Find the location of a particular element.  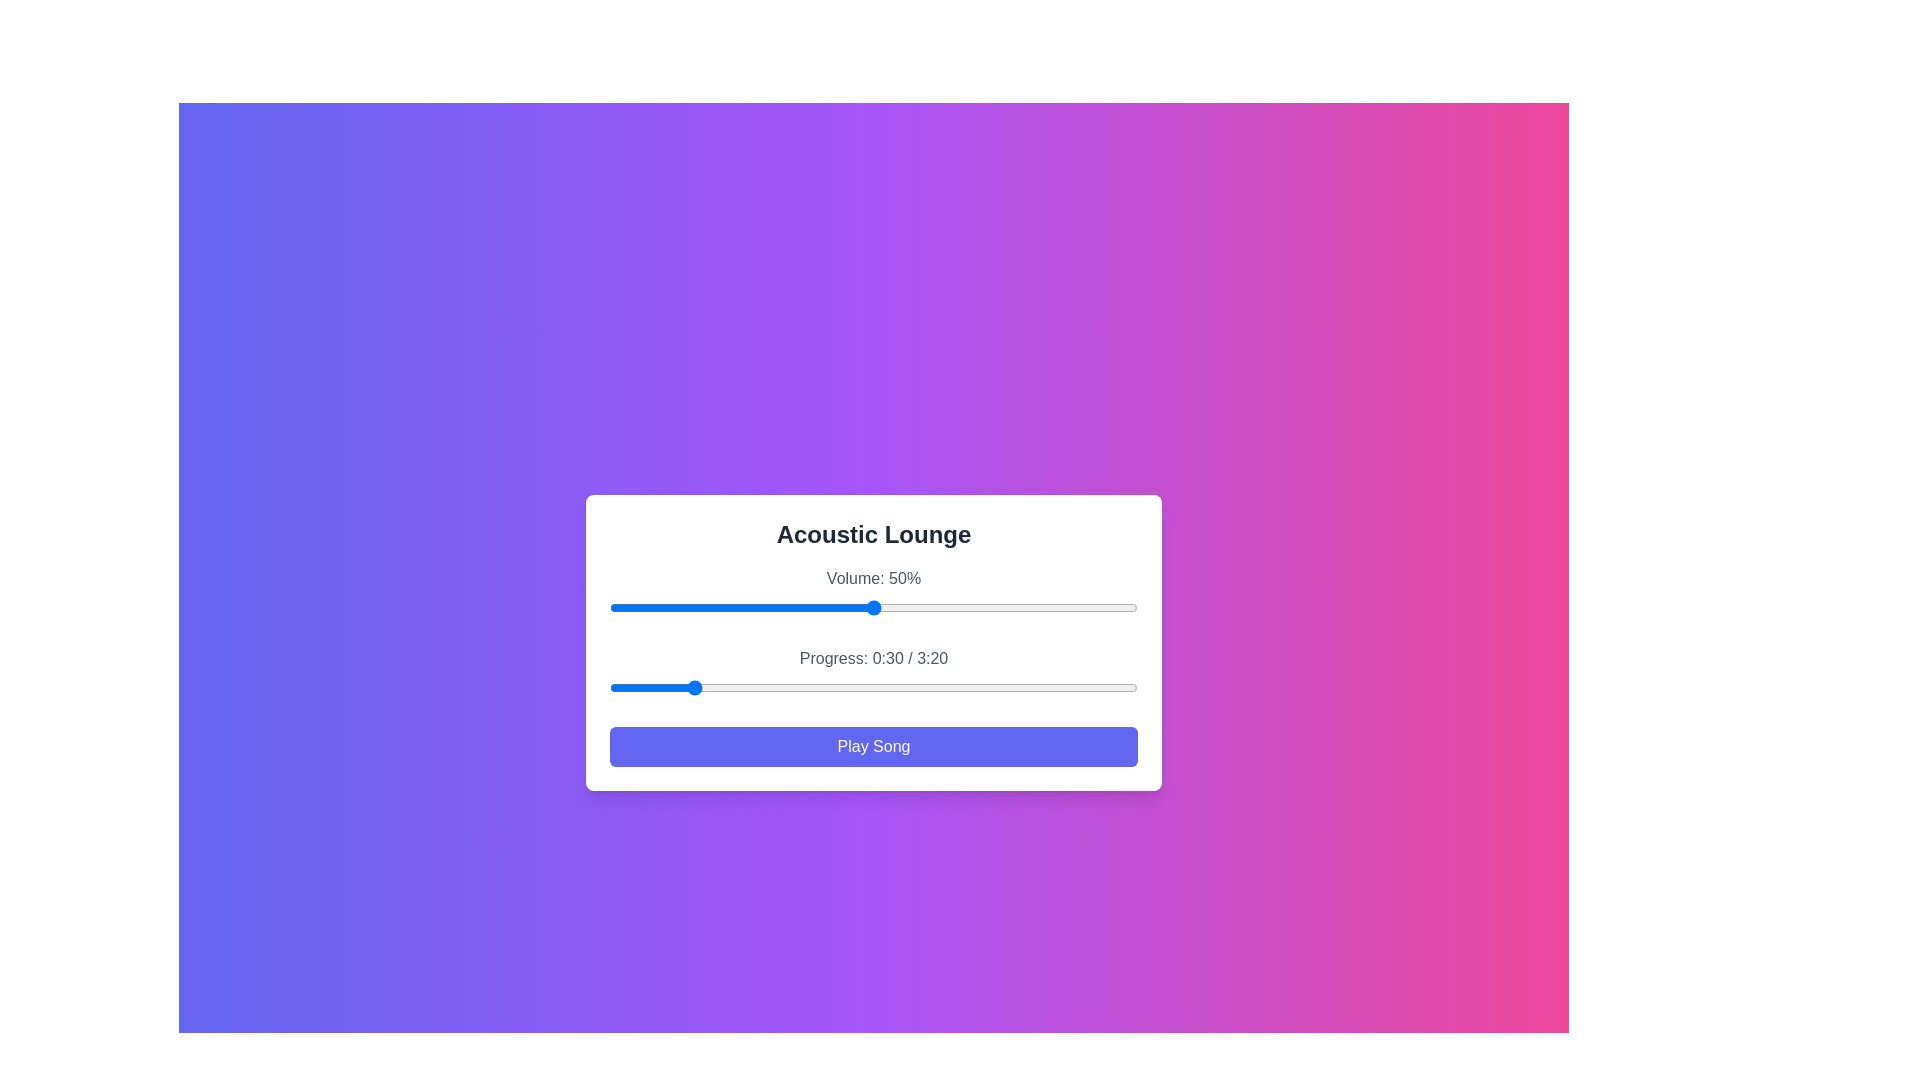

'Play Song' button to start playing the song is located at coordinates (873, 747).